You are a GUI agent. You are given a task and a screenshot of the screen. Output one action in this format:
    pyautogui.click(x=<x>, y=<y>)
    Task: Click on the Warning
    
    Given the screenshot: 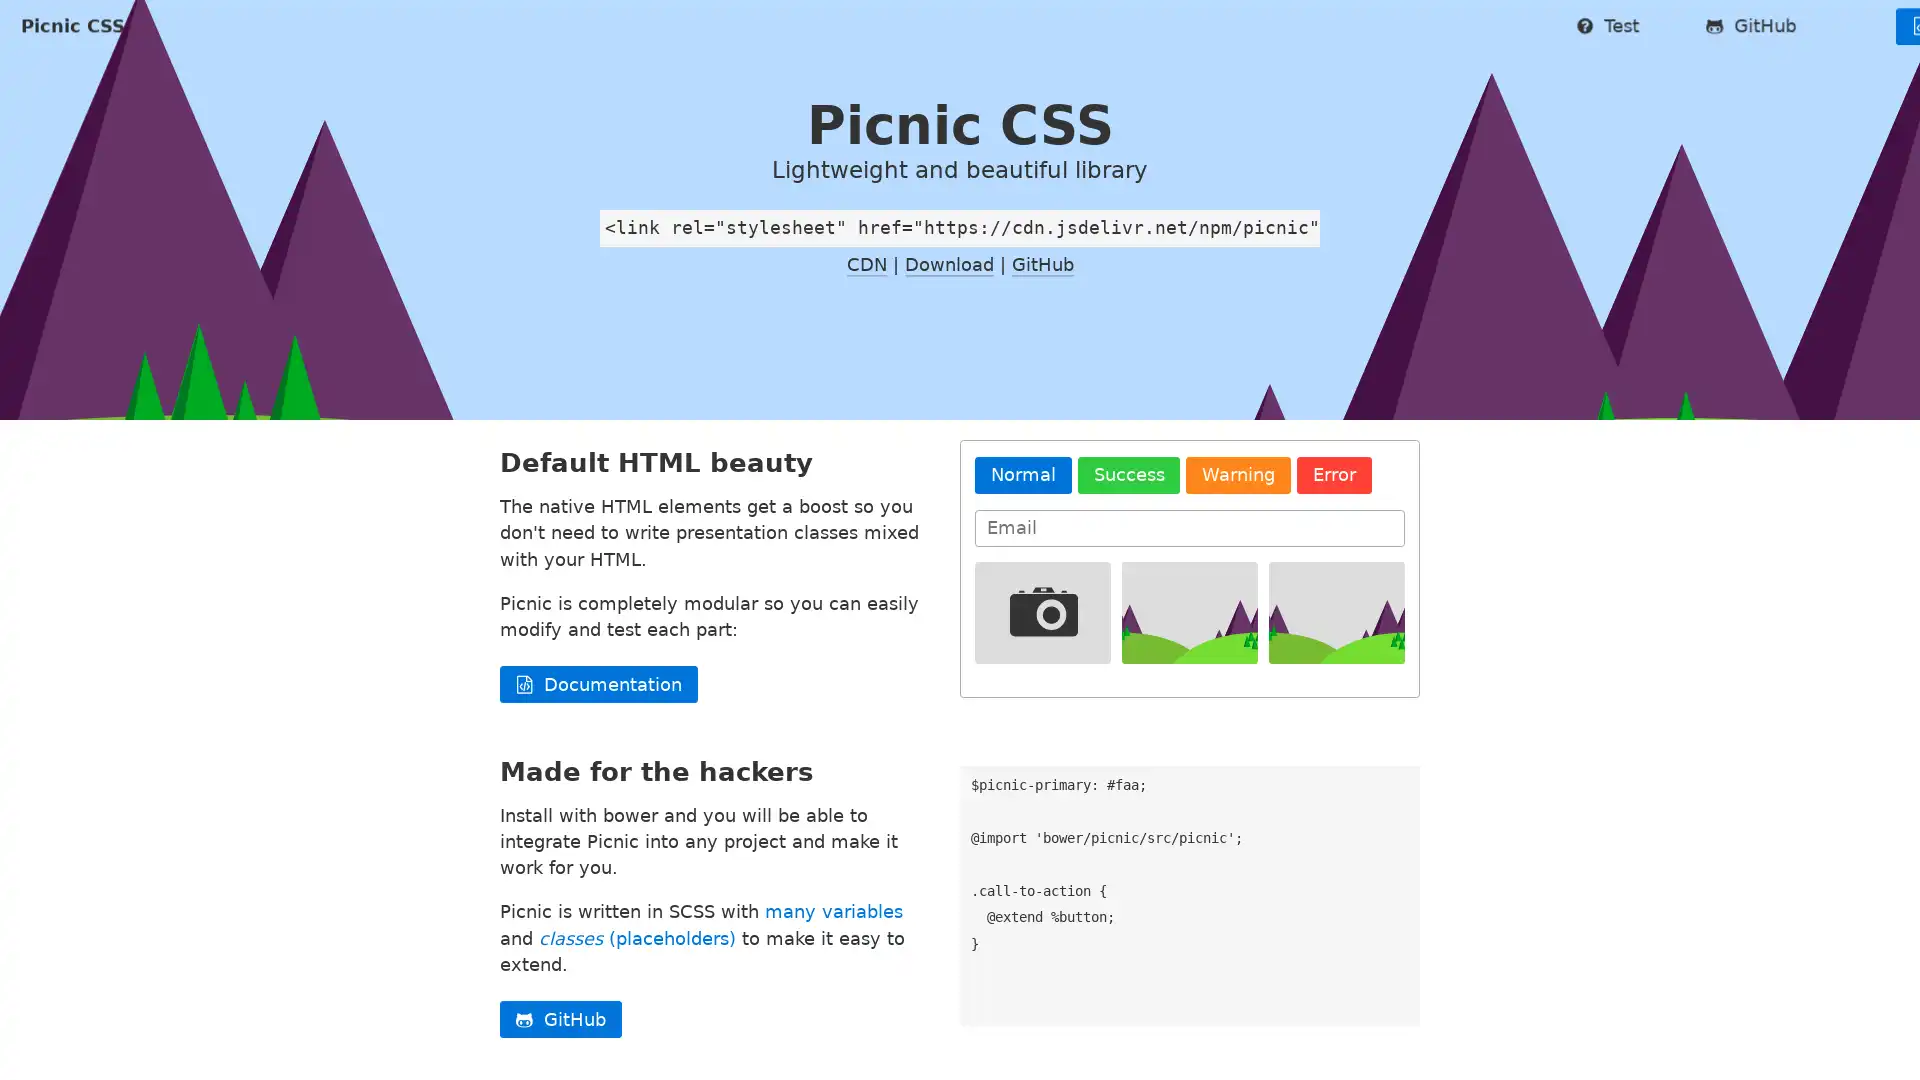 What is the action you would take?
    pyautogui.click(x=1237, y=533)
    